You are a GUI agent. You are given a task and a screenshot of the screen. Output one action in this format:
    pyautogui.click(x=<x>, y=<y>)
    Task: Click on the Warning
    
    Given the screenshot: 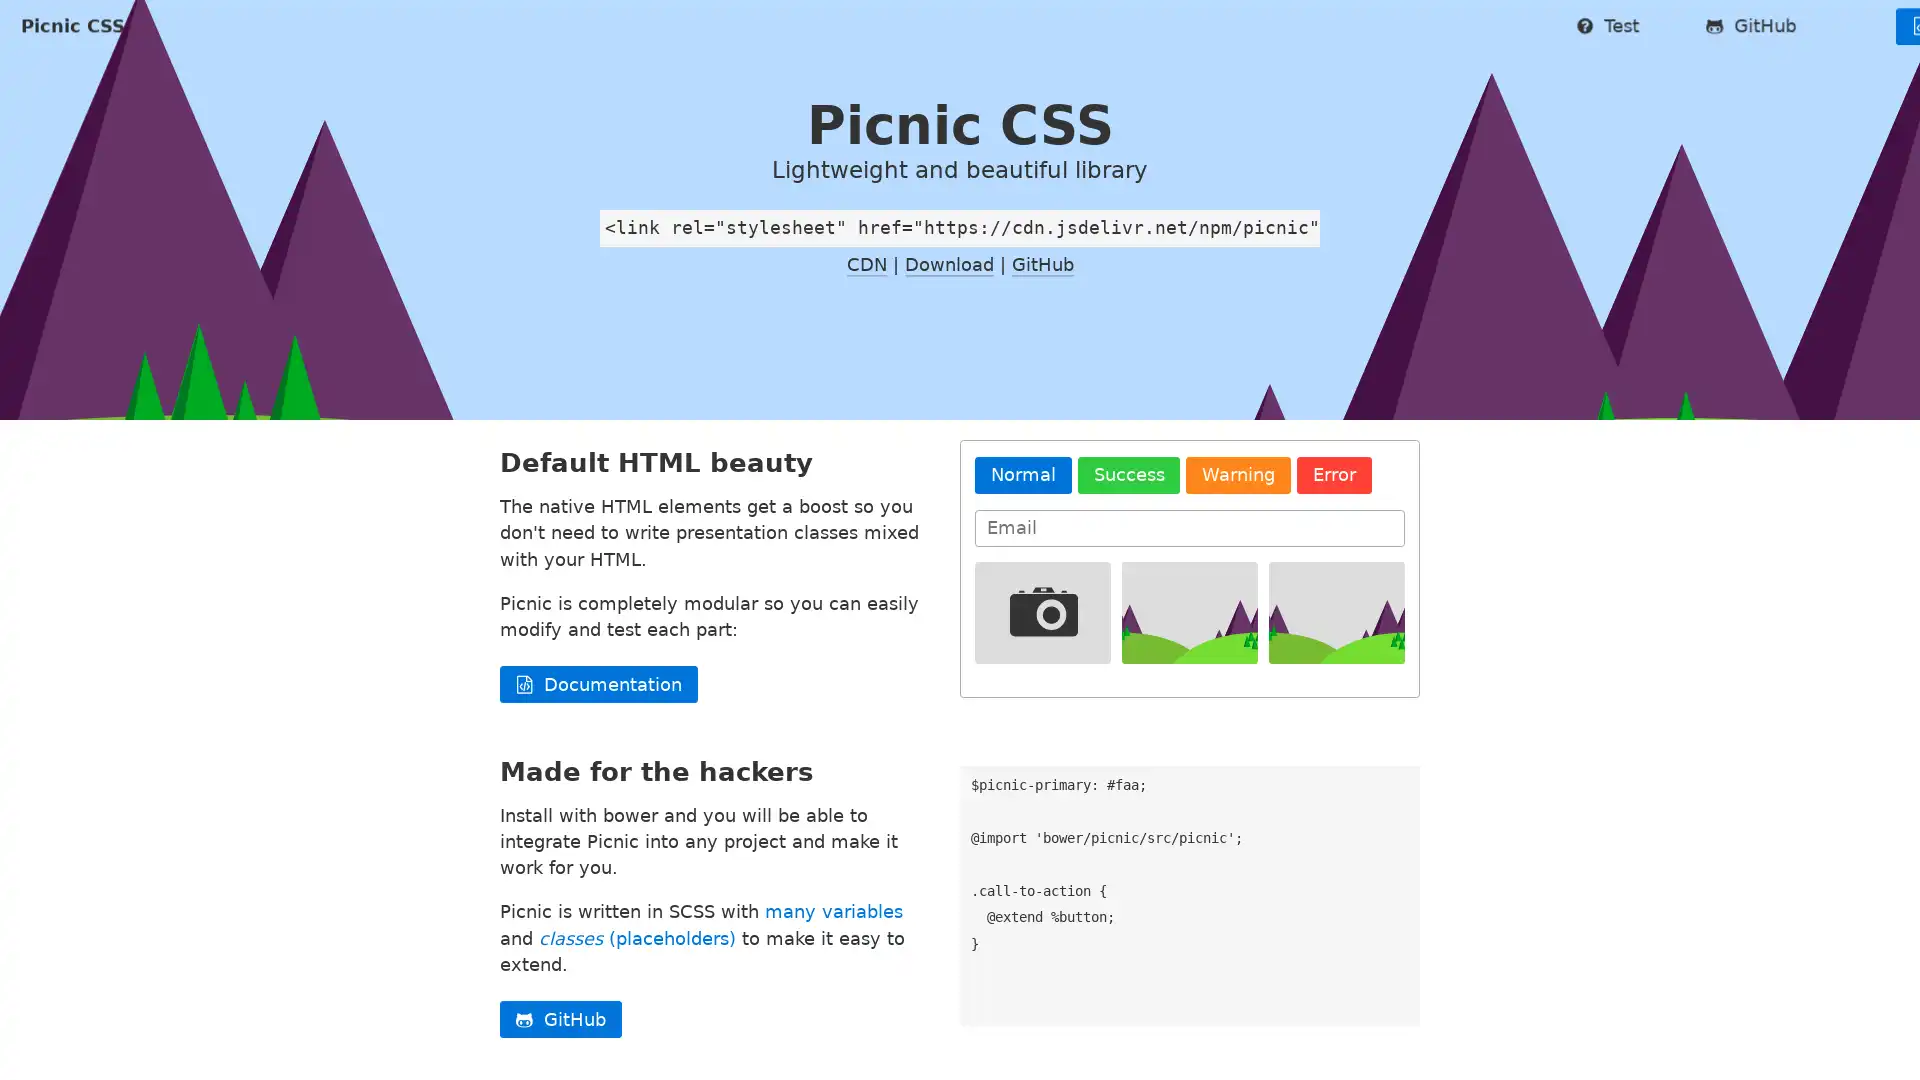 What is the action you would take?
    pyautogui.click(x=1237, y=533)
    